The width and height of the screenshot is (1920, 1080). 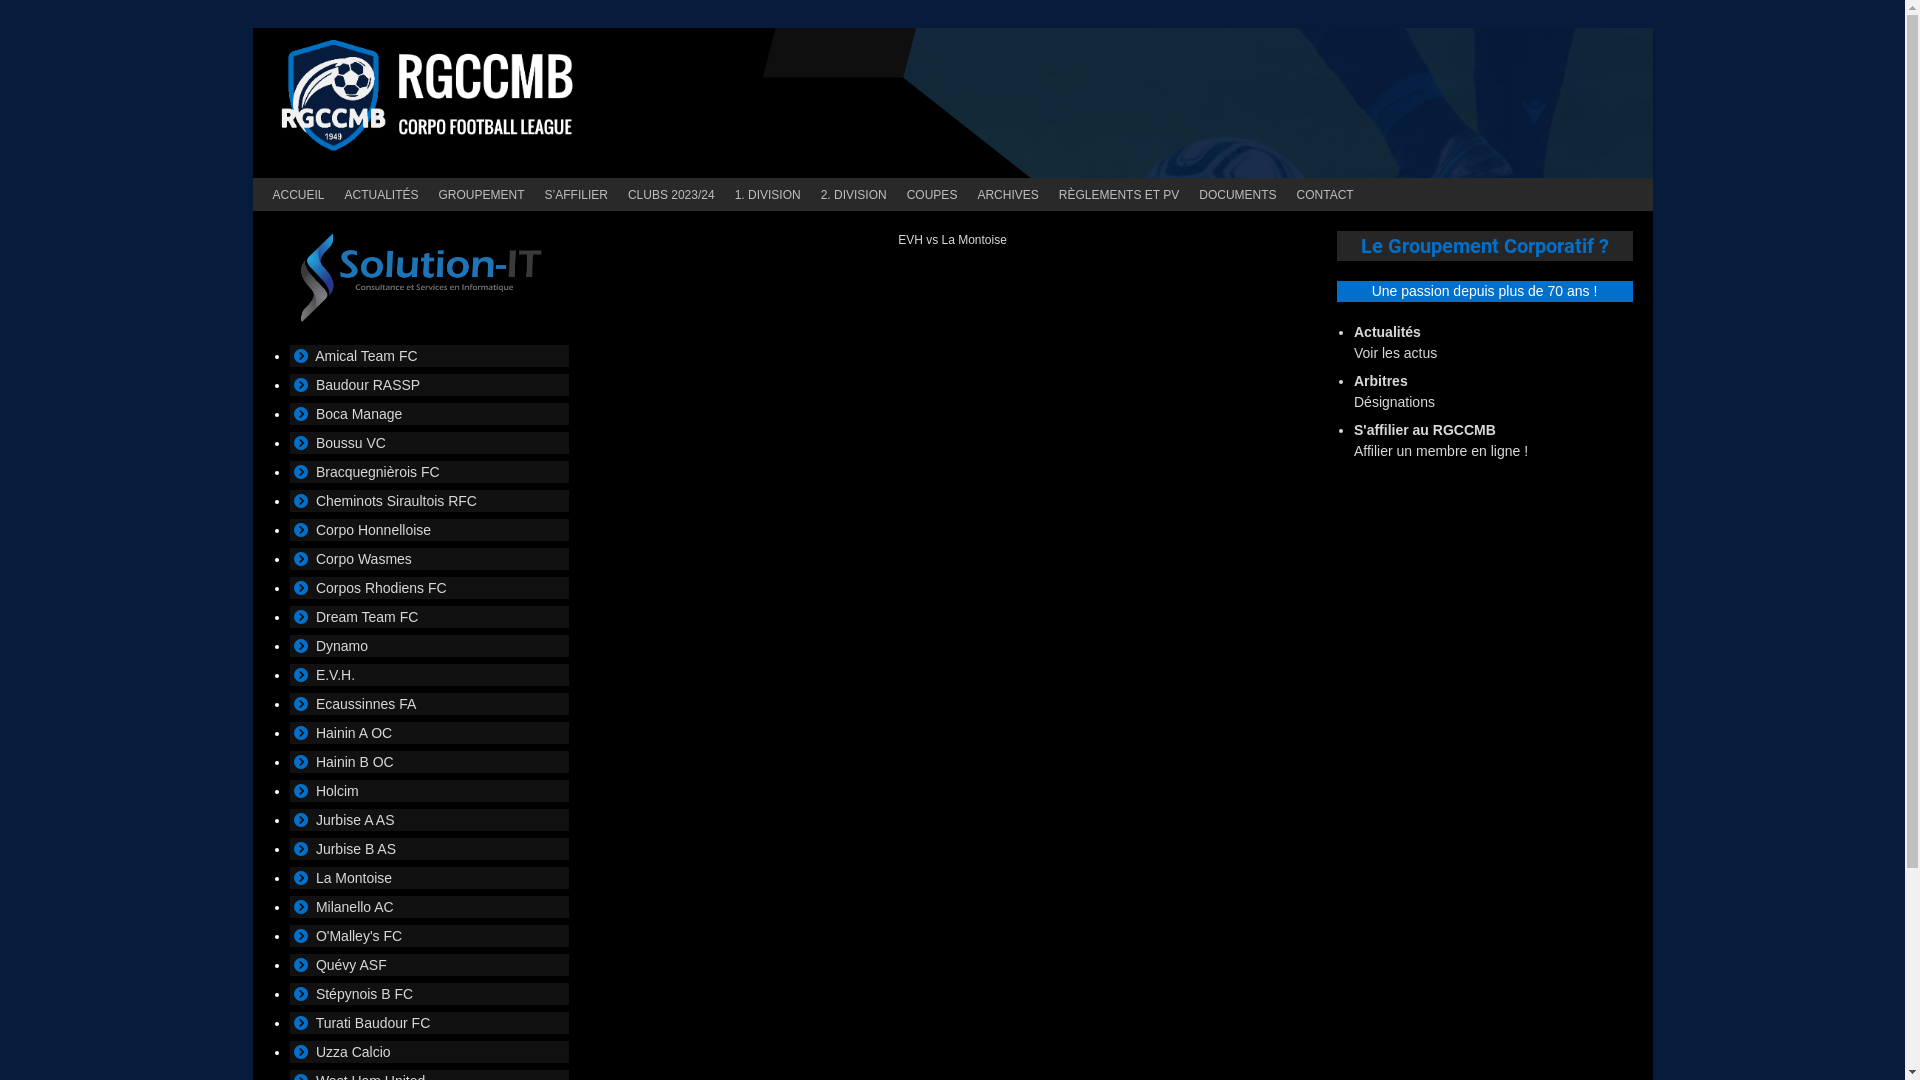 I want to click on 'Corpos Rhodiens FC', so click(x=381, y=586).